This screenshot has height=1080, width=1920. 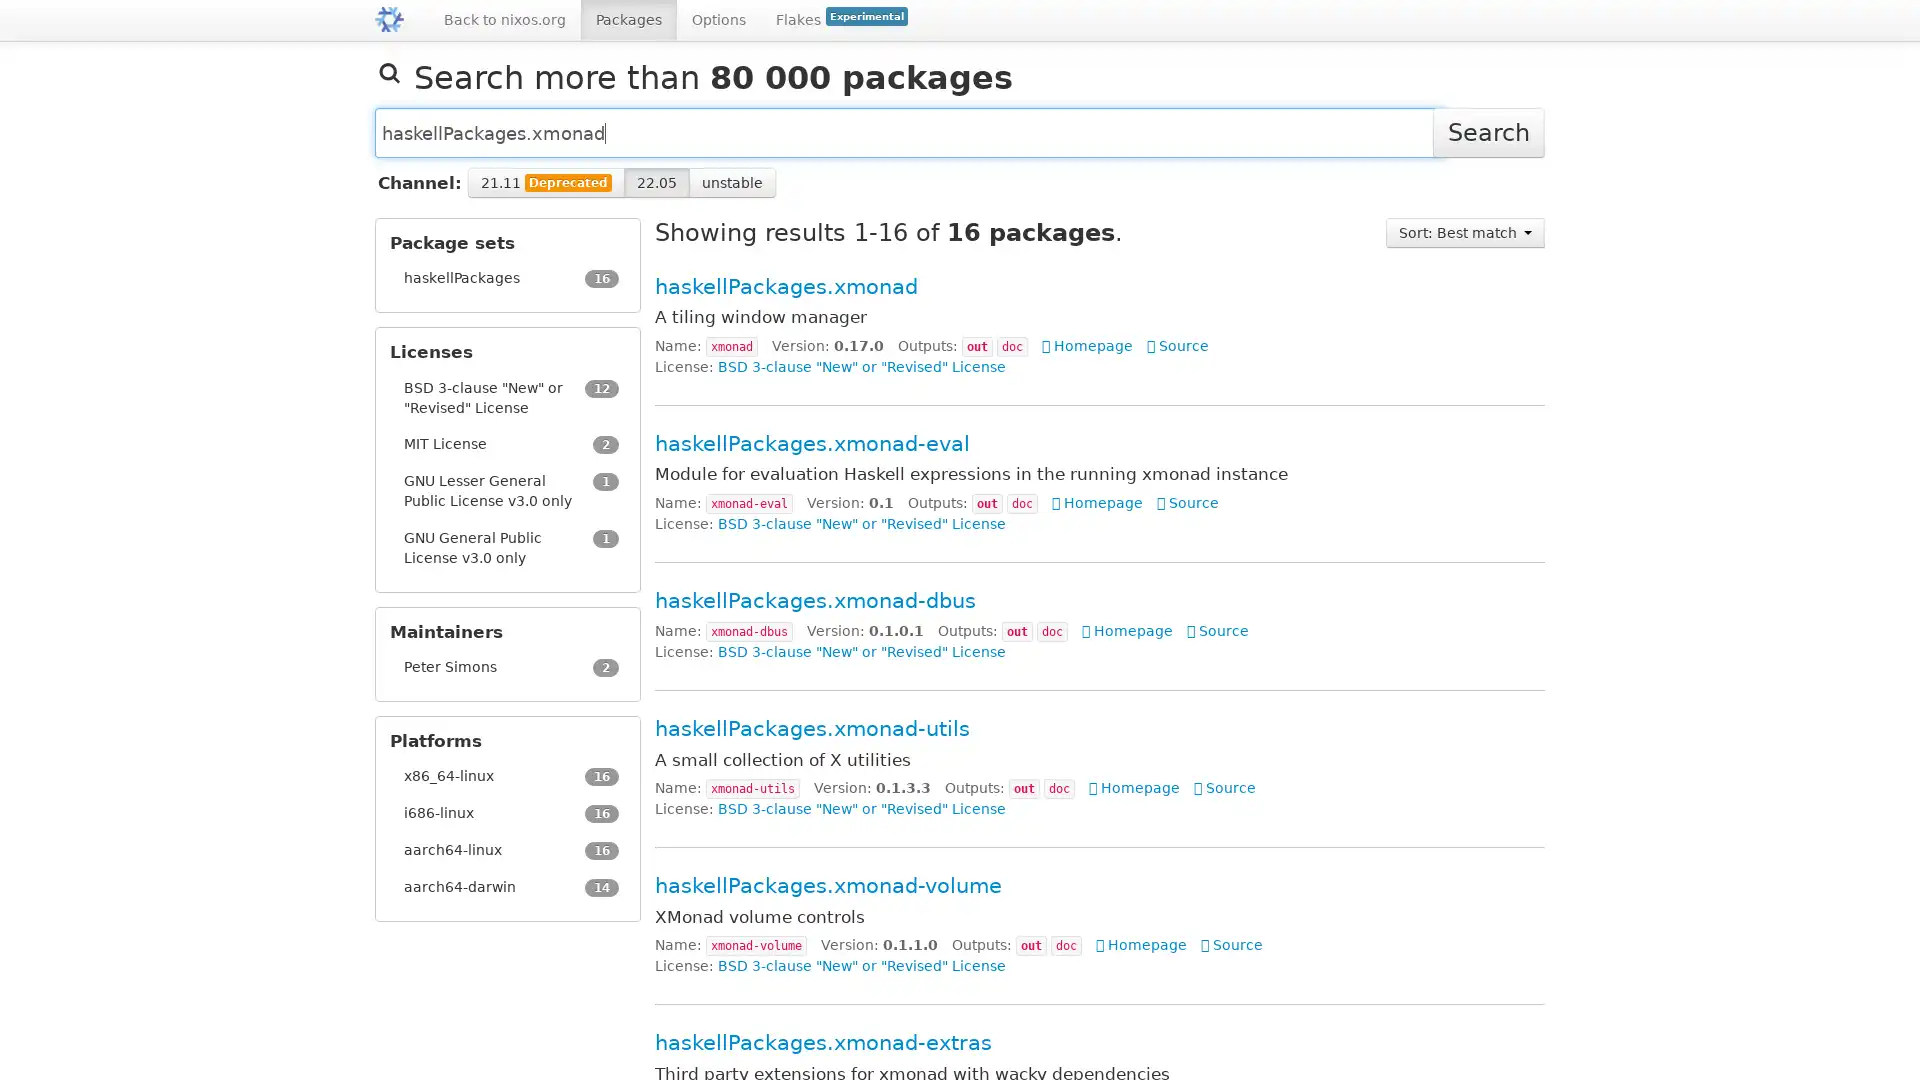 What do you see at coordinates (731, 182) in the screenshot?
I see `unstable` at bounding box center [731, 182].